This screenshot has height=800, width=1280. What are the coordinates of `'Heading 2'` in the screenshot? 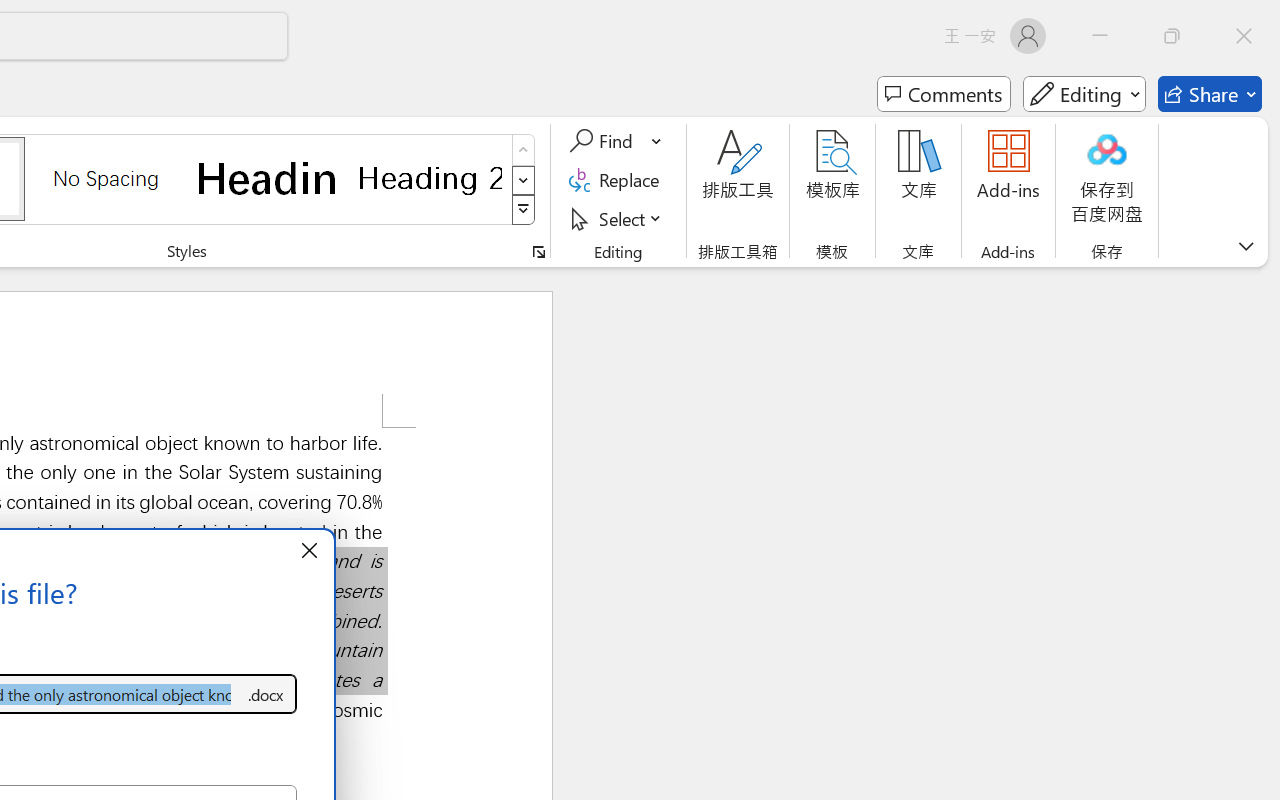 It's located at (429, 177).